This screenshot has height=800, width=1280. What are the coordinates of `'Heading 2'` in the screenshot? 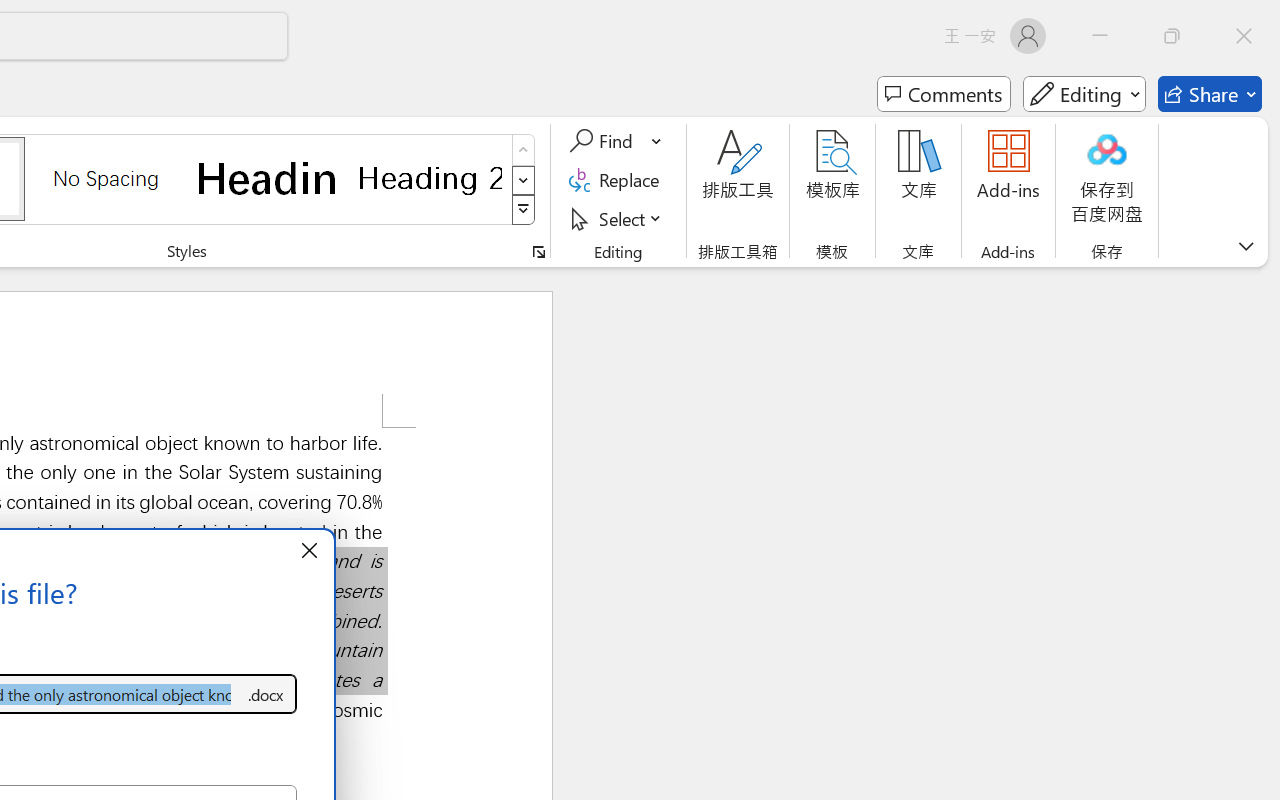 It's located at (429, 177).